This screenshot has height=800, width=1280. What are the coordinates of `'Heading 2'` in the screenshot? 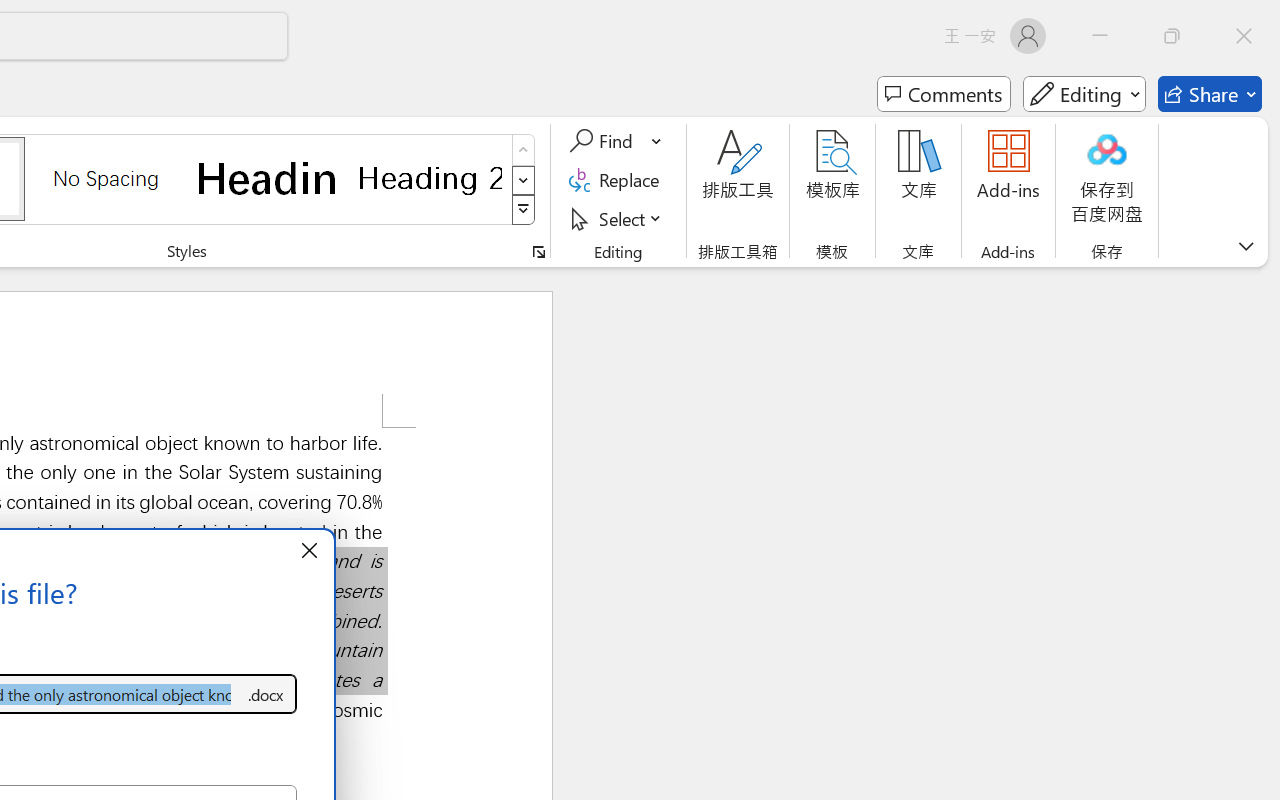 It's located at (429, 177).